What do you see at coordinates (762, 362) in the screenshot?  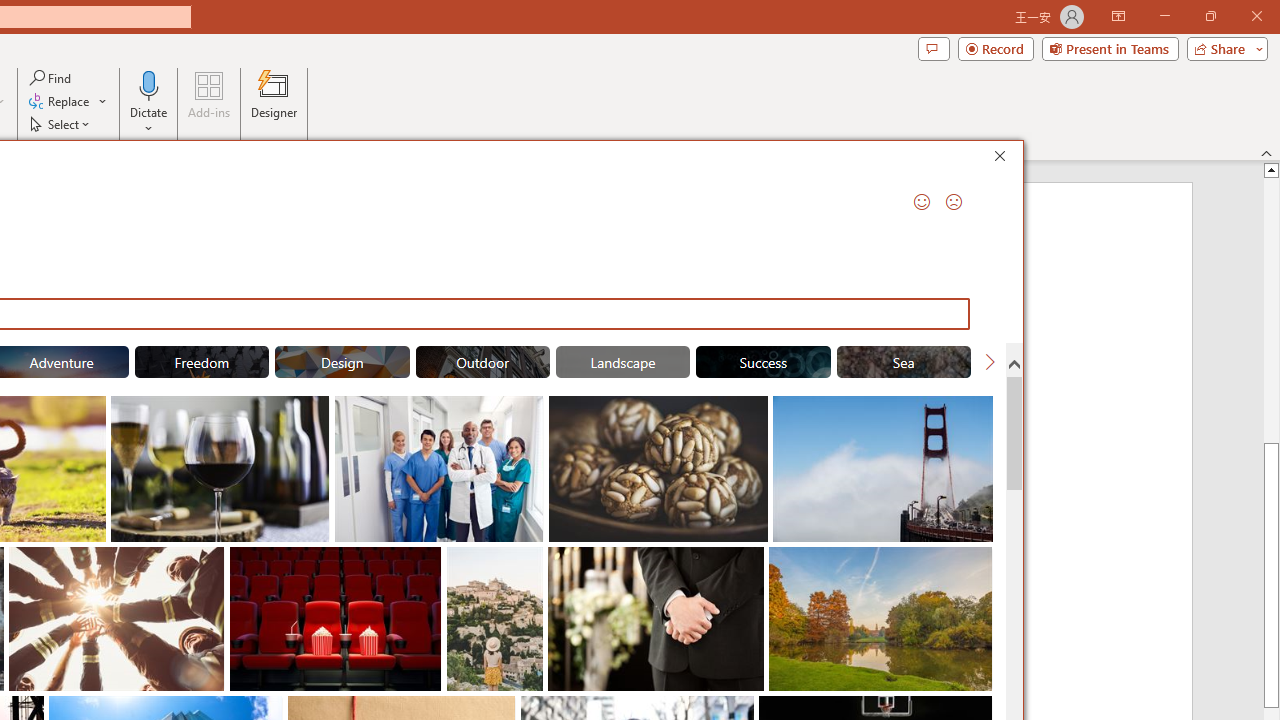 I see `'"Success" Stock Images.'` at bounding box center [762, 362].